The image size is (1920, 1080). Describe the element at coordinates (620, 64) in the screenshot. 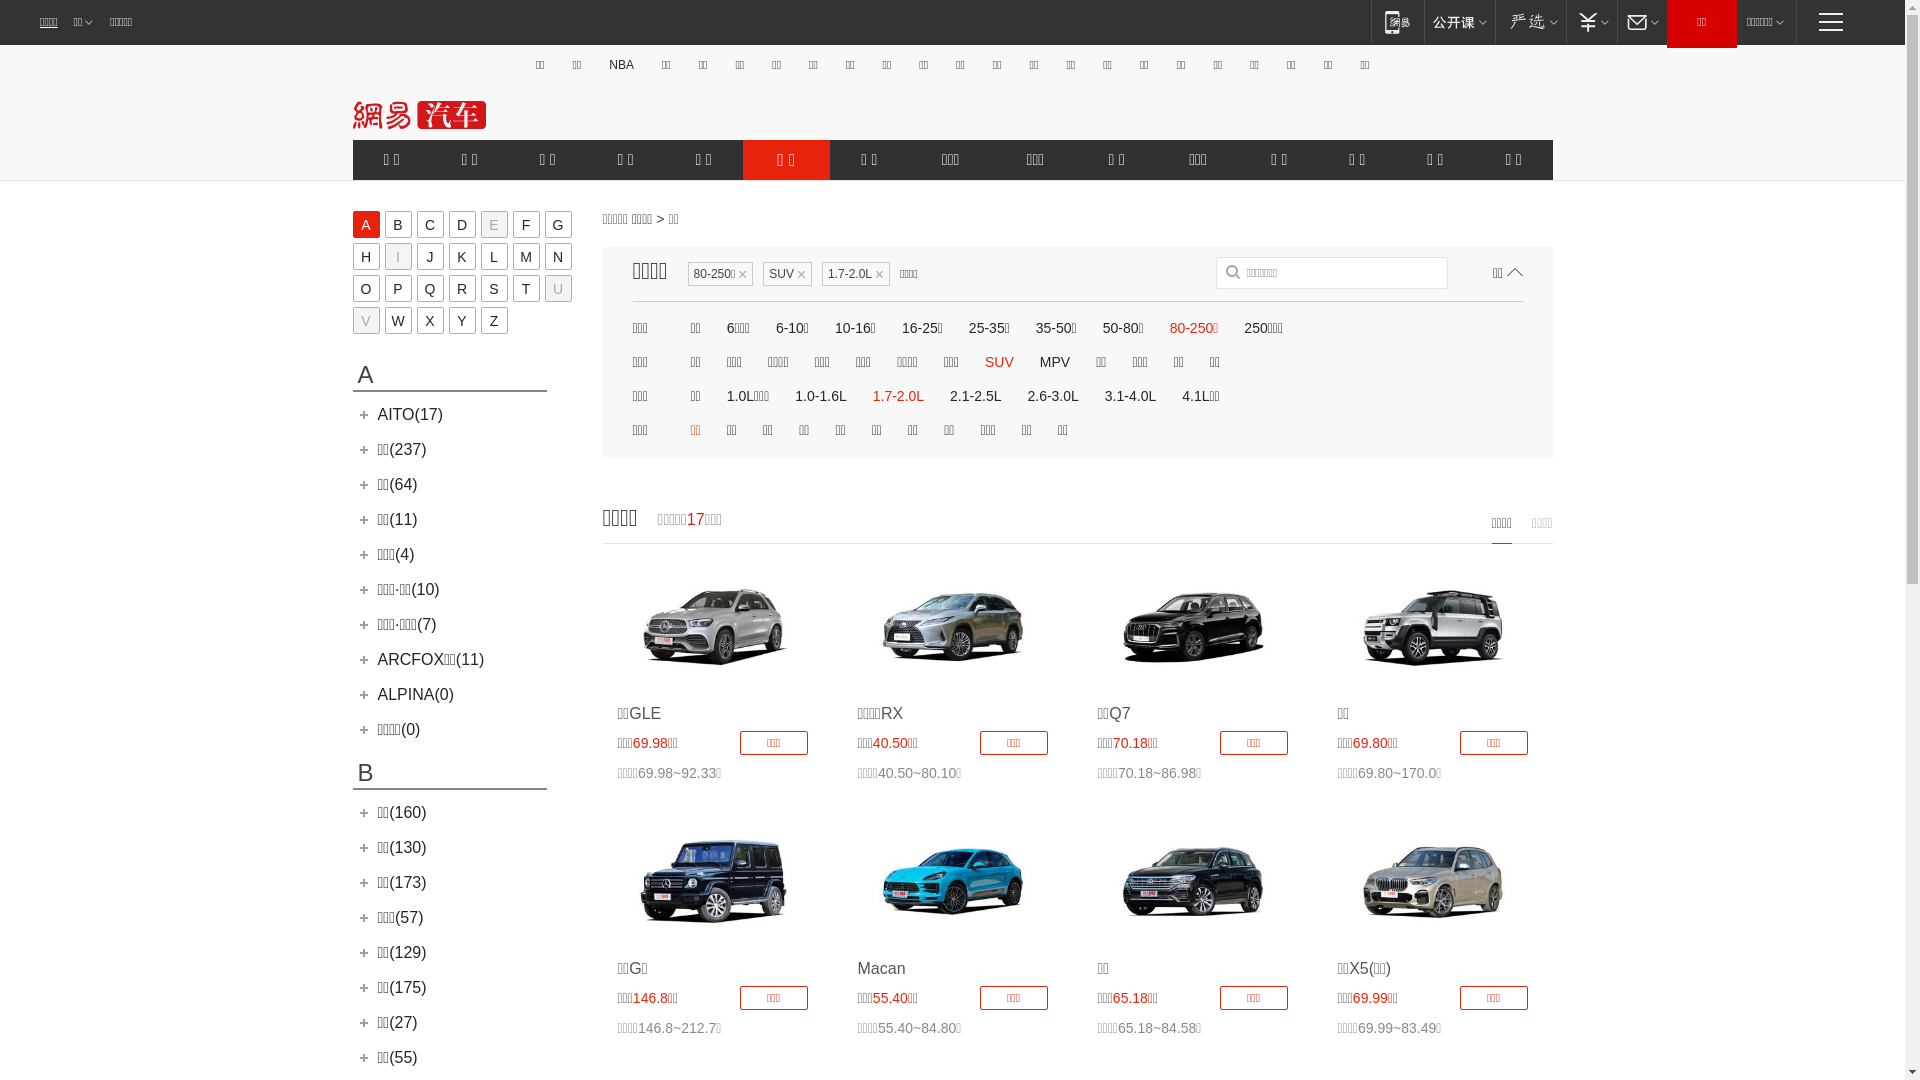

I see `'NBA'` at that location.